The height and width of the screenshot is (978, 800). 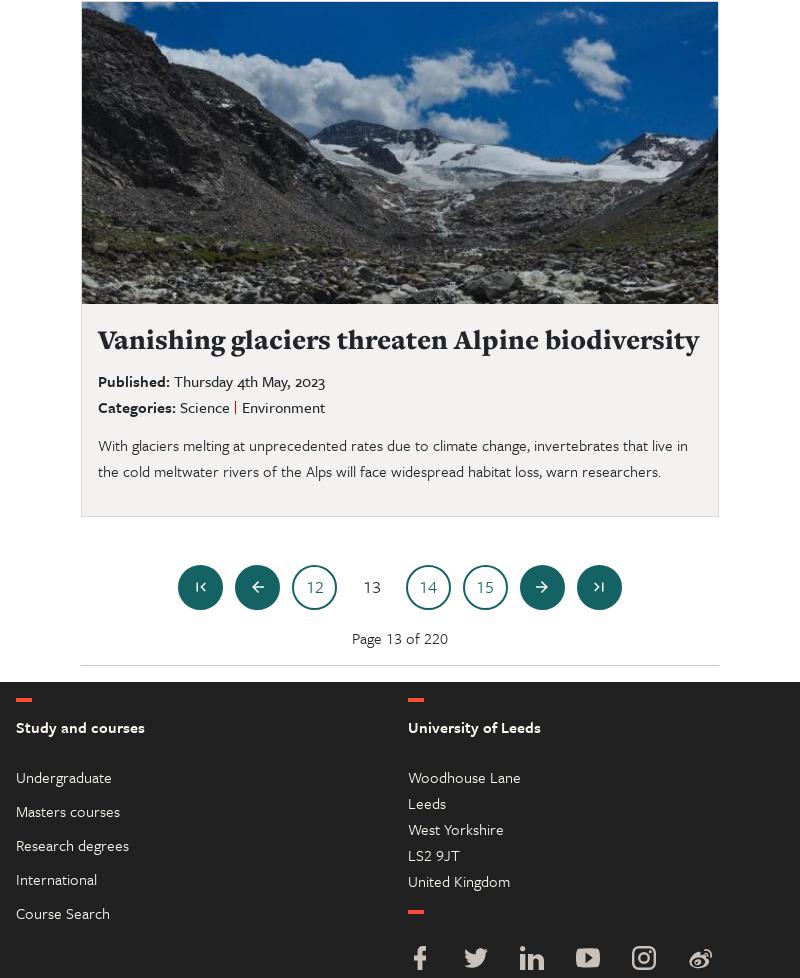 I want to click on 'Leeds', so click(x=426, y=800).